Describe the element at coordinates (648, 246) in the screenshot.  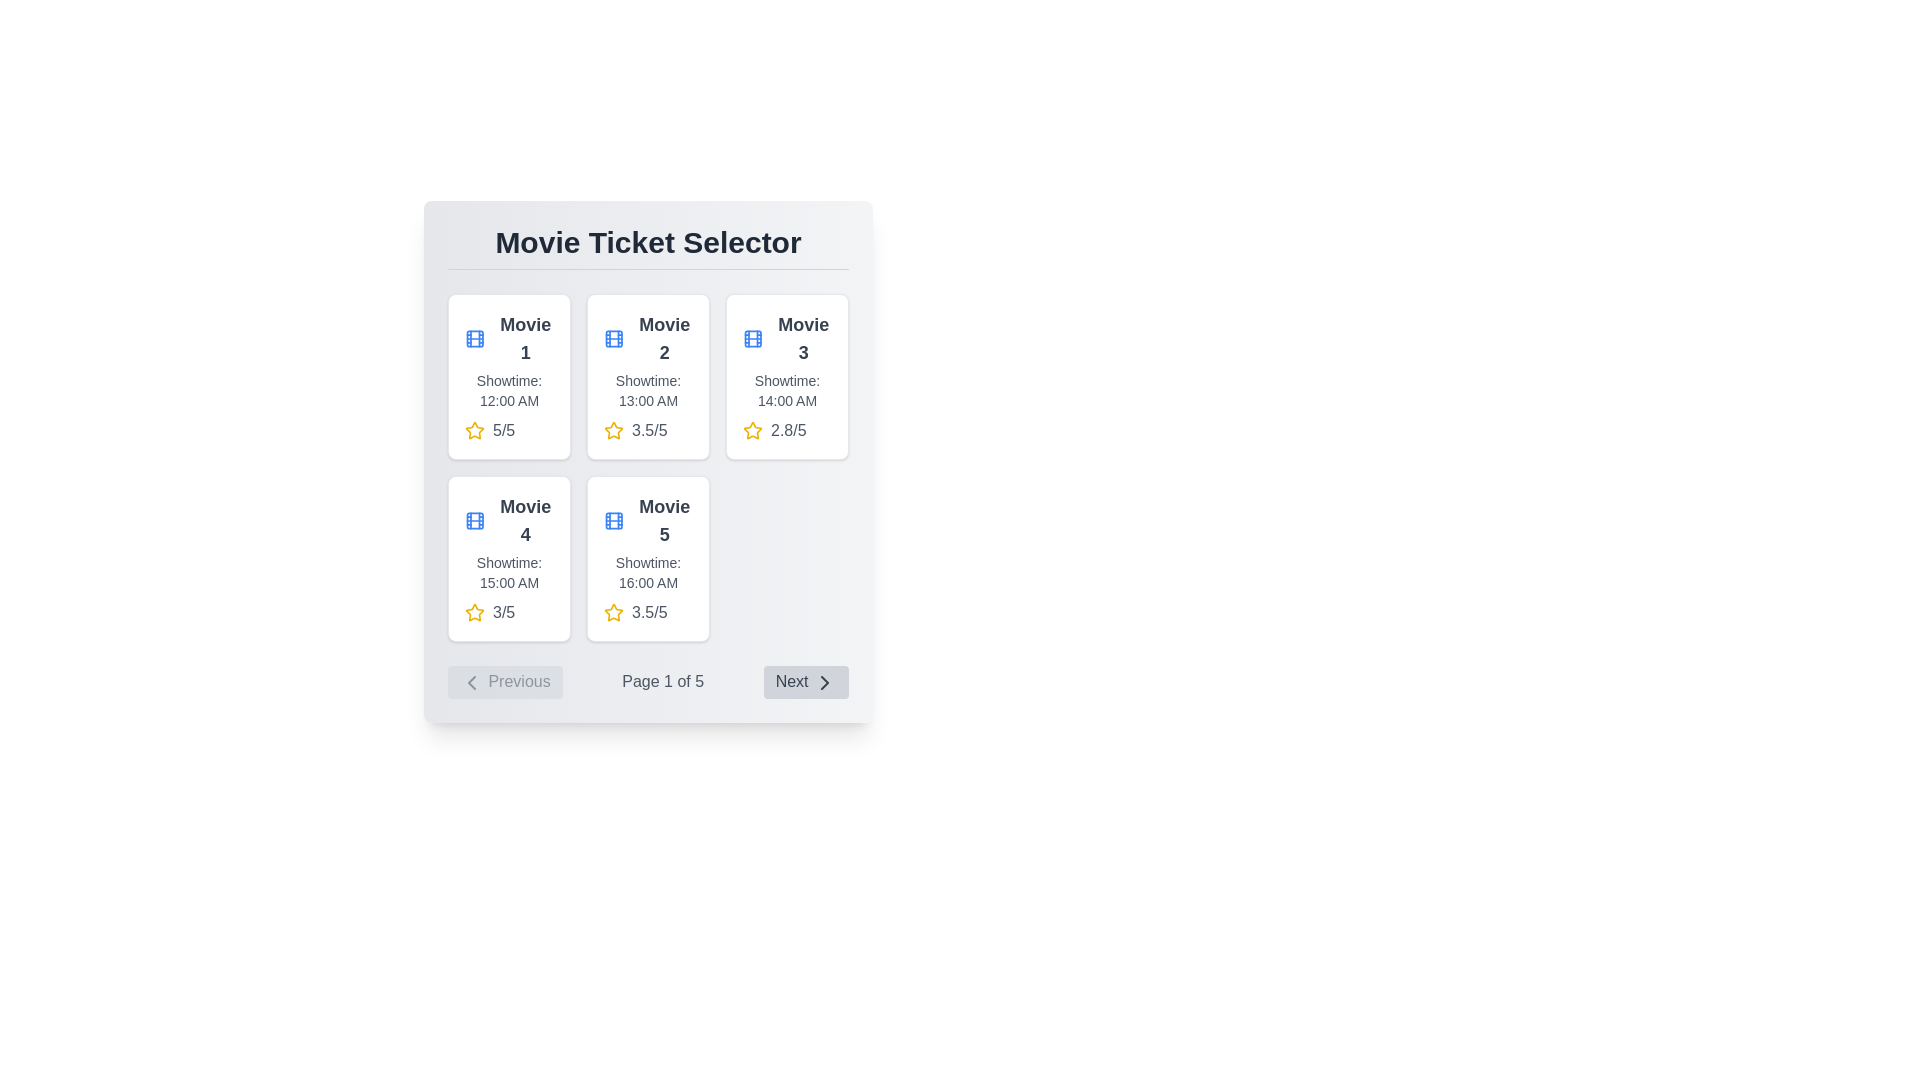
I see `text header labeled 'Movie Ticket Selector', which is styled in large, bold, and centered font, positioned prominently at the top of the content area` at that location.